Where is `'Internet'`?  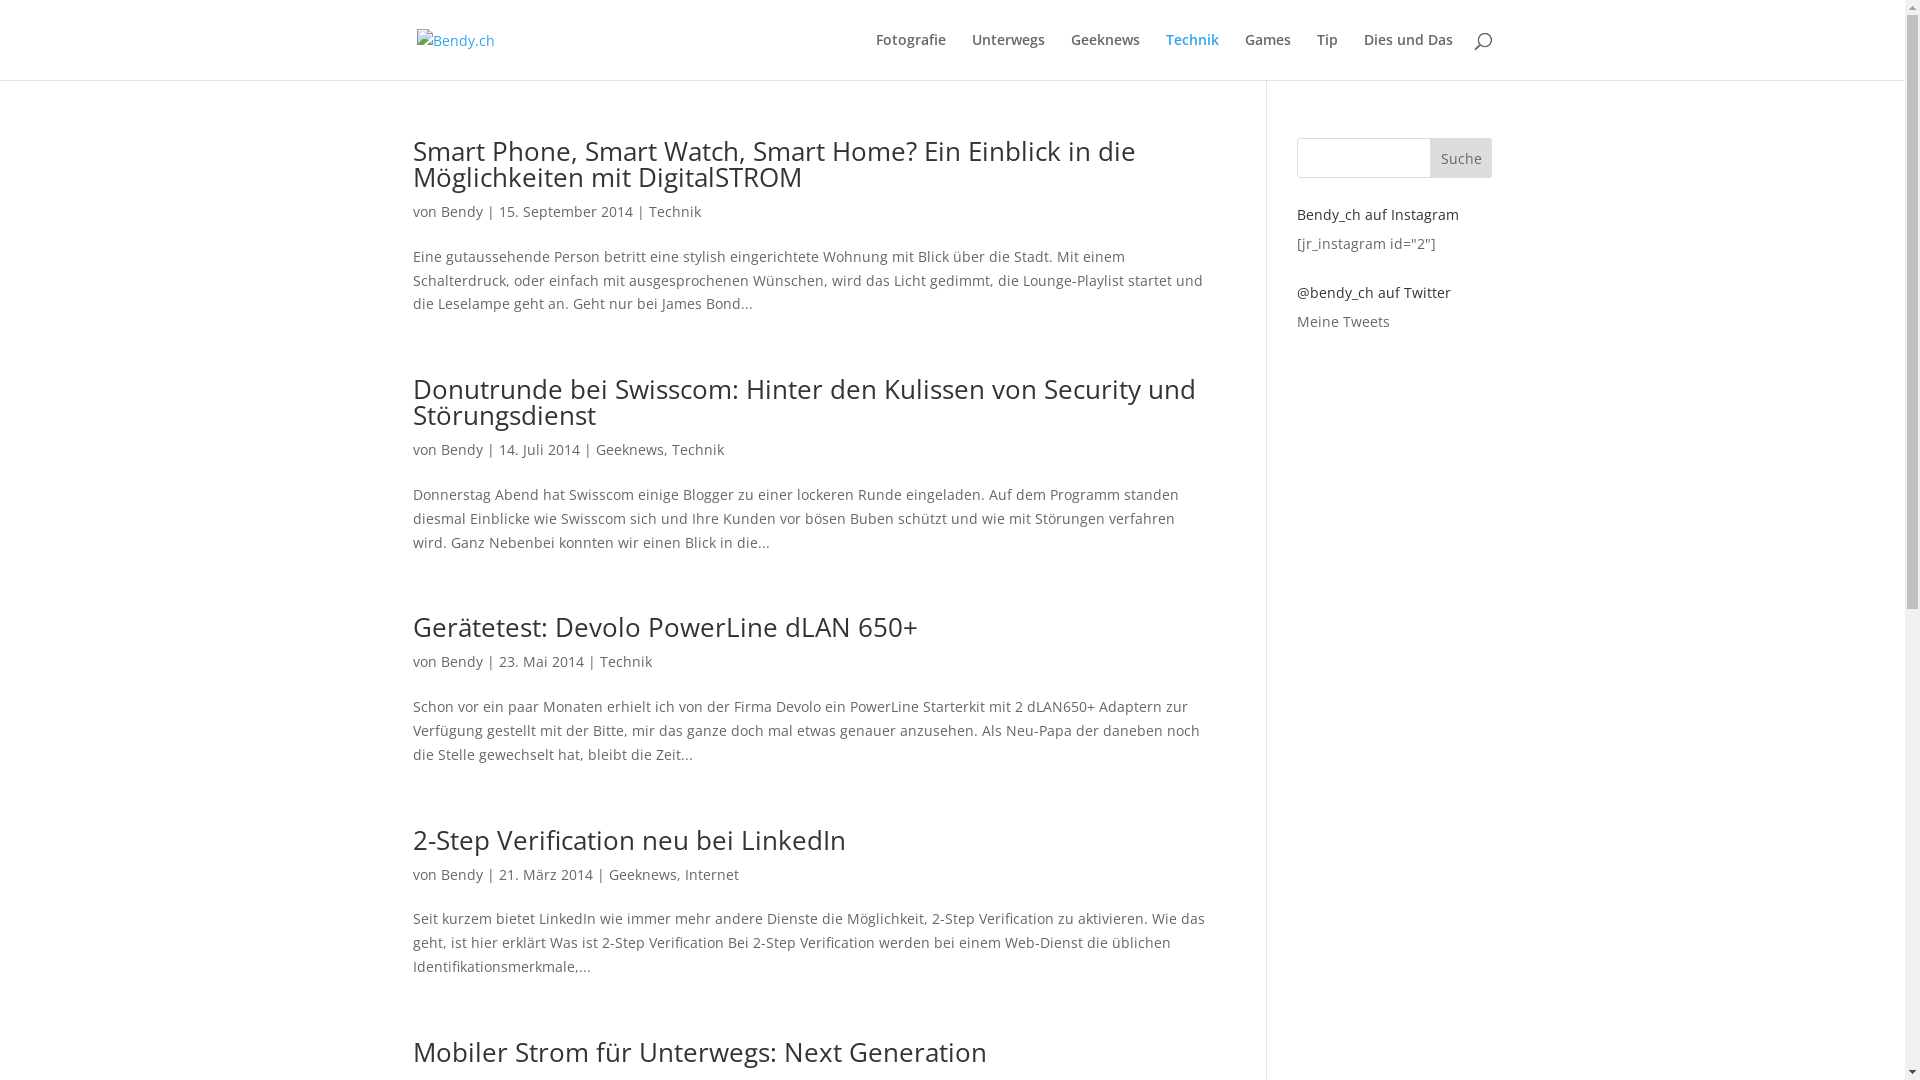
'Internet' is located at coordinates (710, 873).